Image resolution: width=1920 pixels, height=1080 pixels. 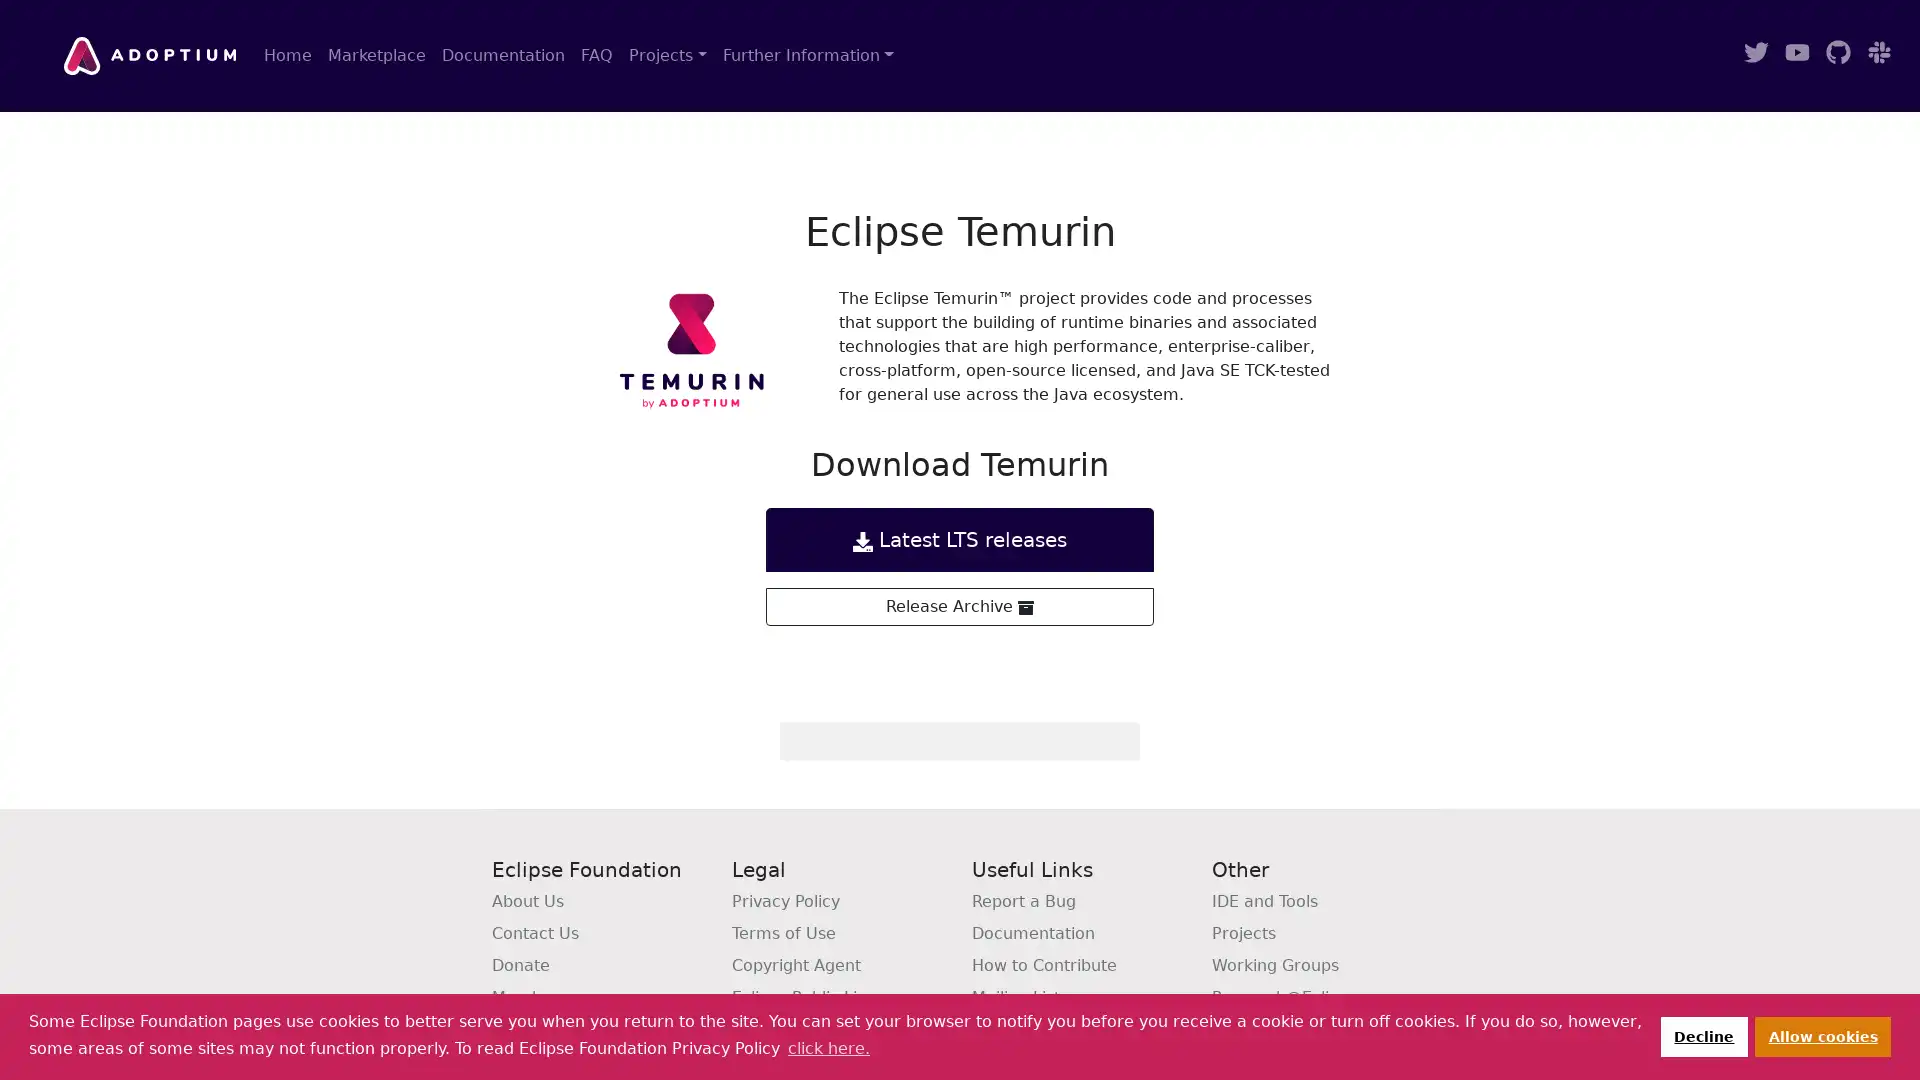 I want to click on learn more about cookies, so click(x=828, y=1047).